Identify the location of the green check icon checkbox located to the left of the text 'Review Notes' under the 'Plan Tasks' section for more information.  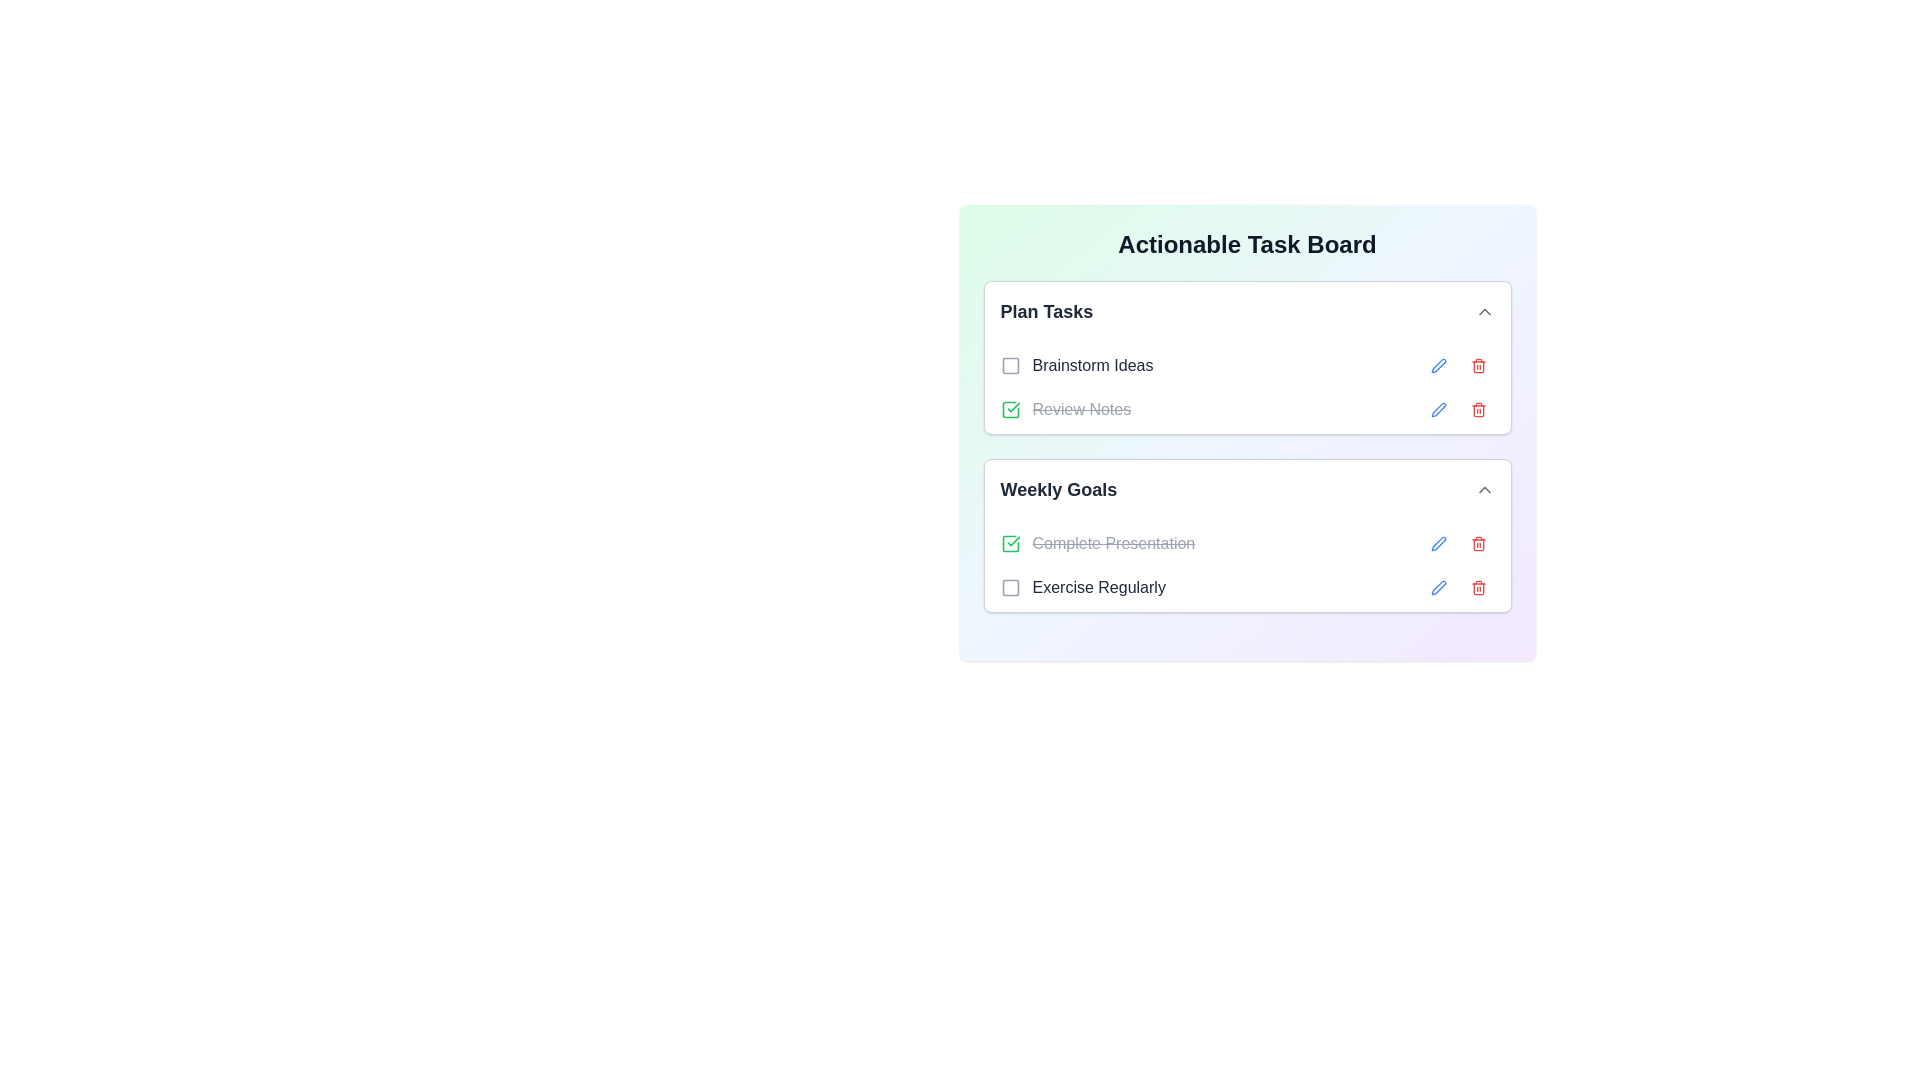
(1010, 408).